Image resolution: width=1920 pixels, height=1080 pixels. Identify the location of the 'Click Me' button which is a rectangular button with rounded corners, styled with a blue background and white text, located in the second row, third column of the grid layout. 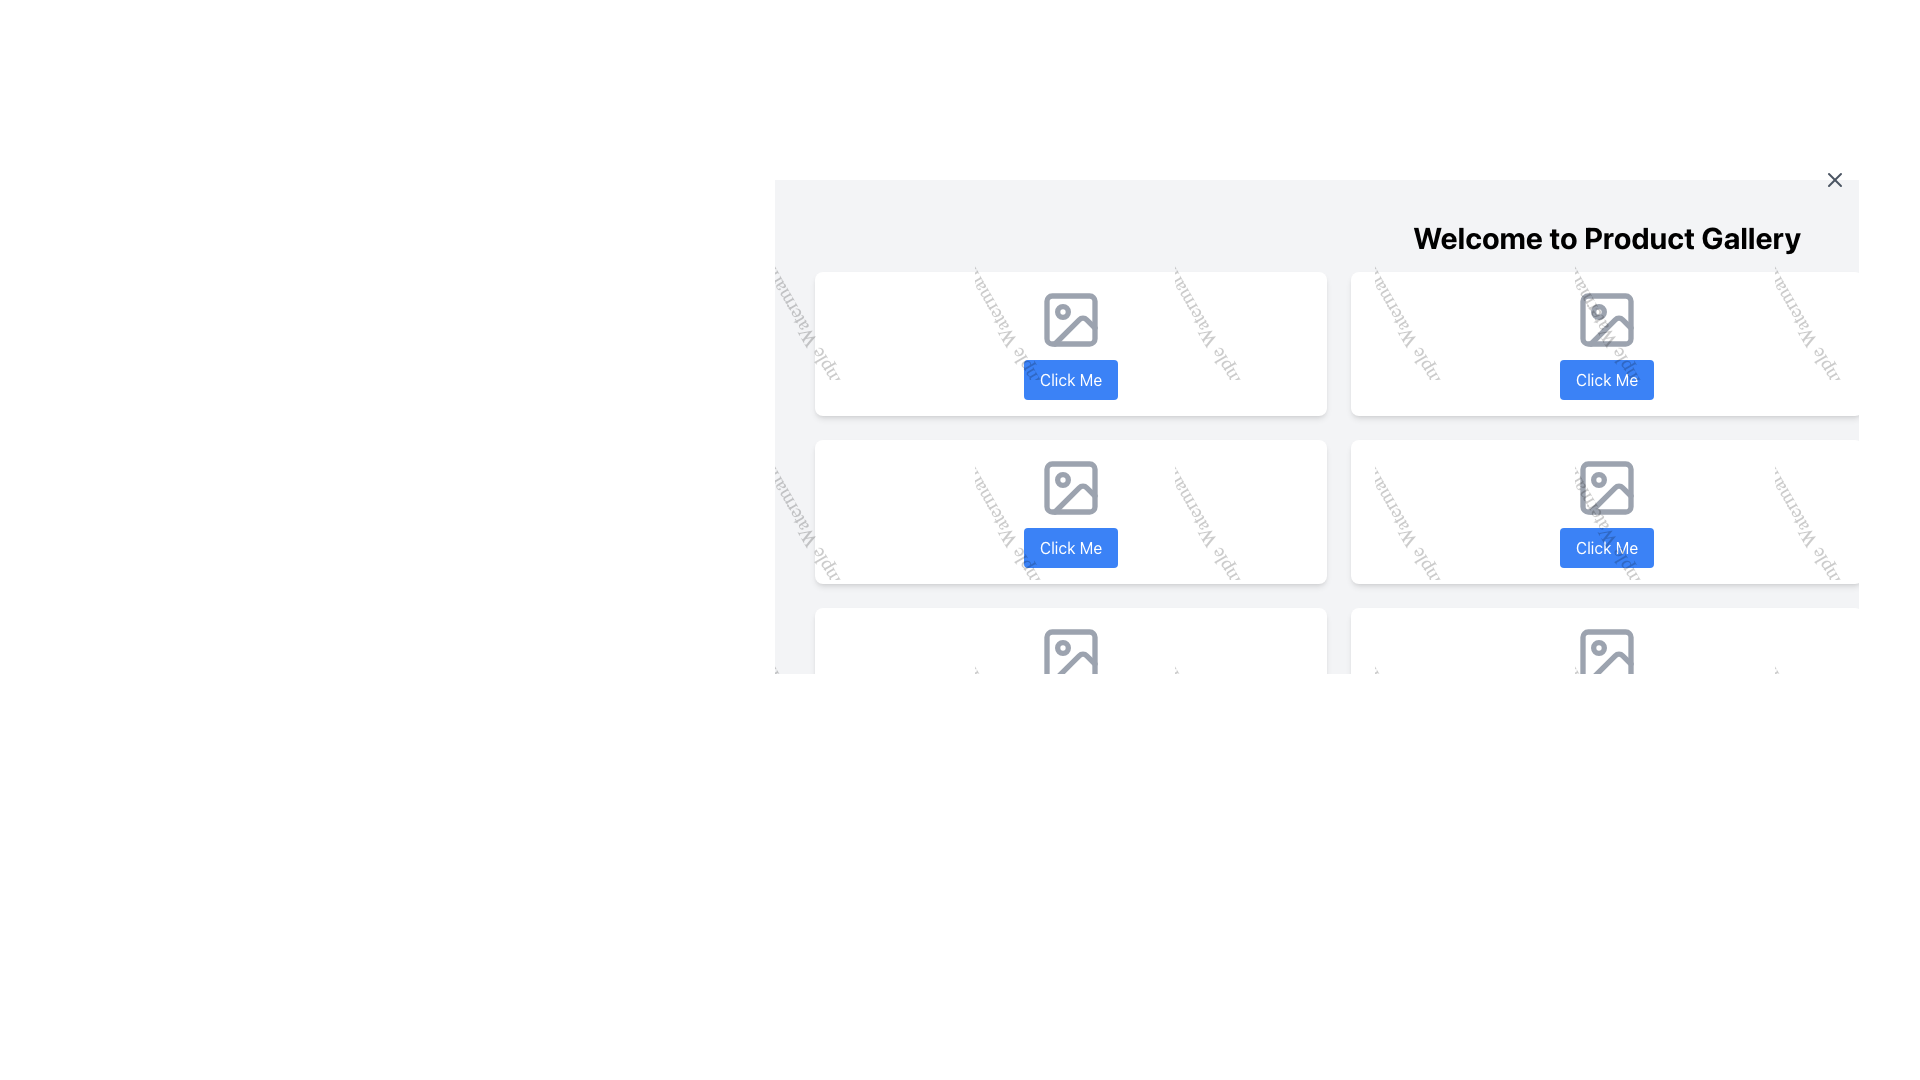
(1069, 547).